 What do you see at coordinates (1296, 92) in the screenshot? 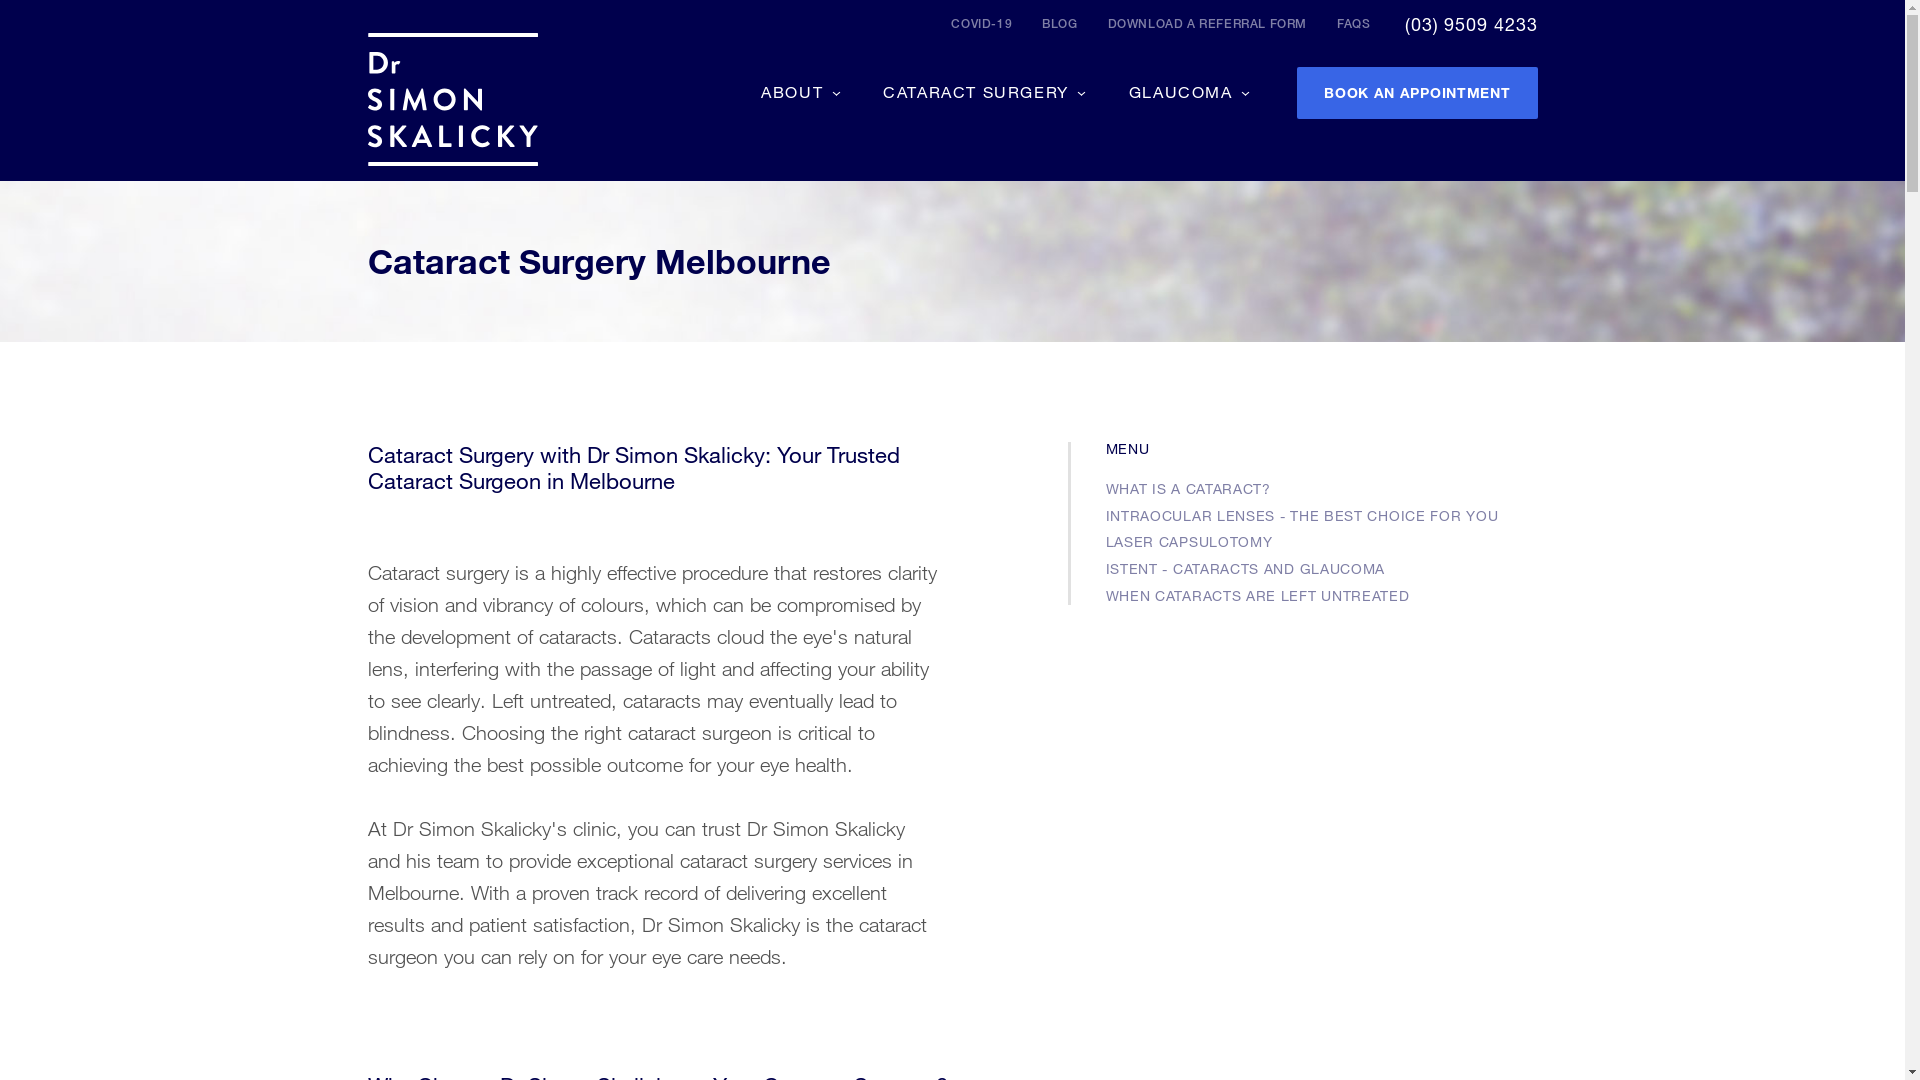
I see `'BOOK AN APPOINTMENT'` at bounding box center [1296, 92].